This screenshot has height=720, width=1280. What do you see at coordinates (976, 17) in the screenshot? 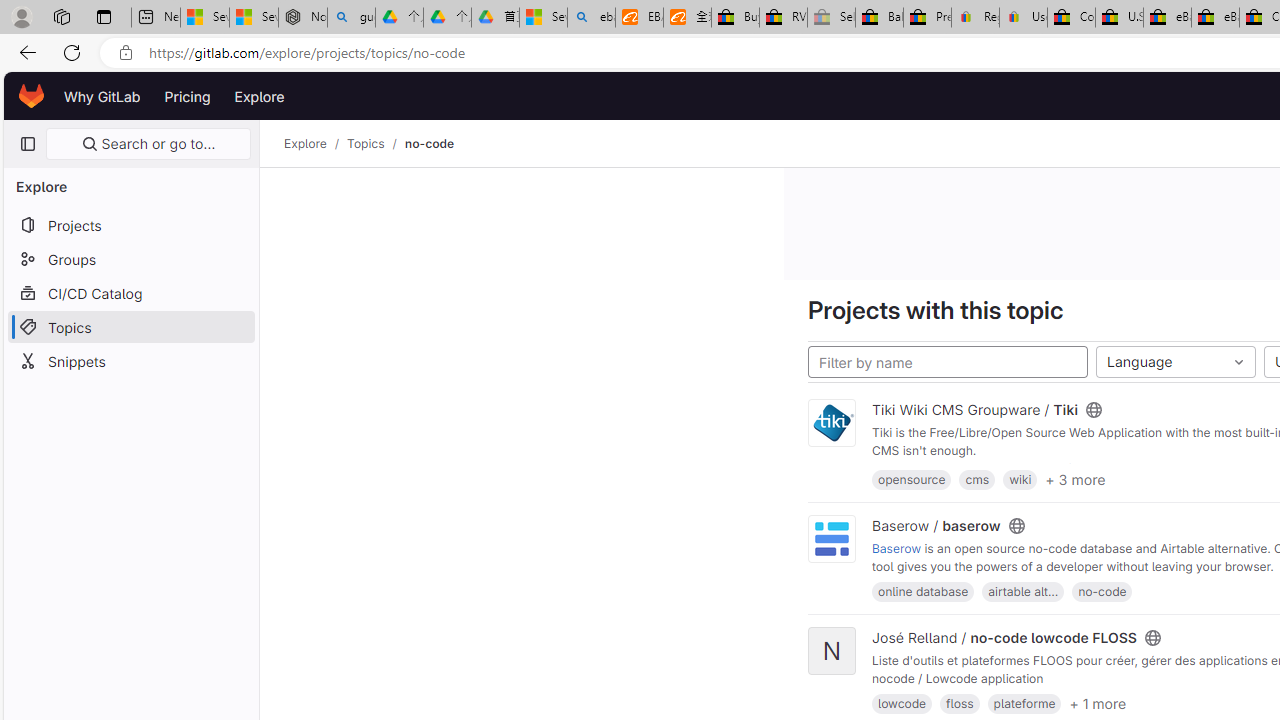
I see `'Register: Create a personal eBay account'` at bounding box center [976, 17].